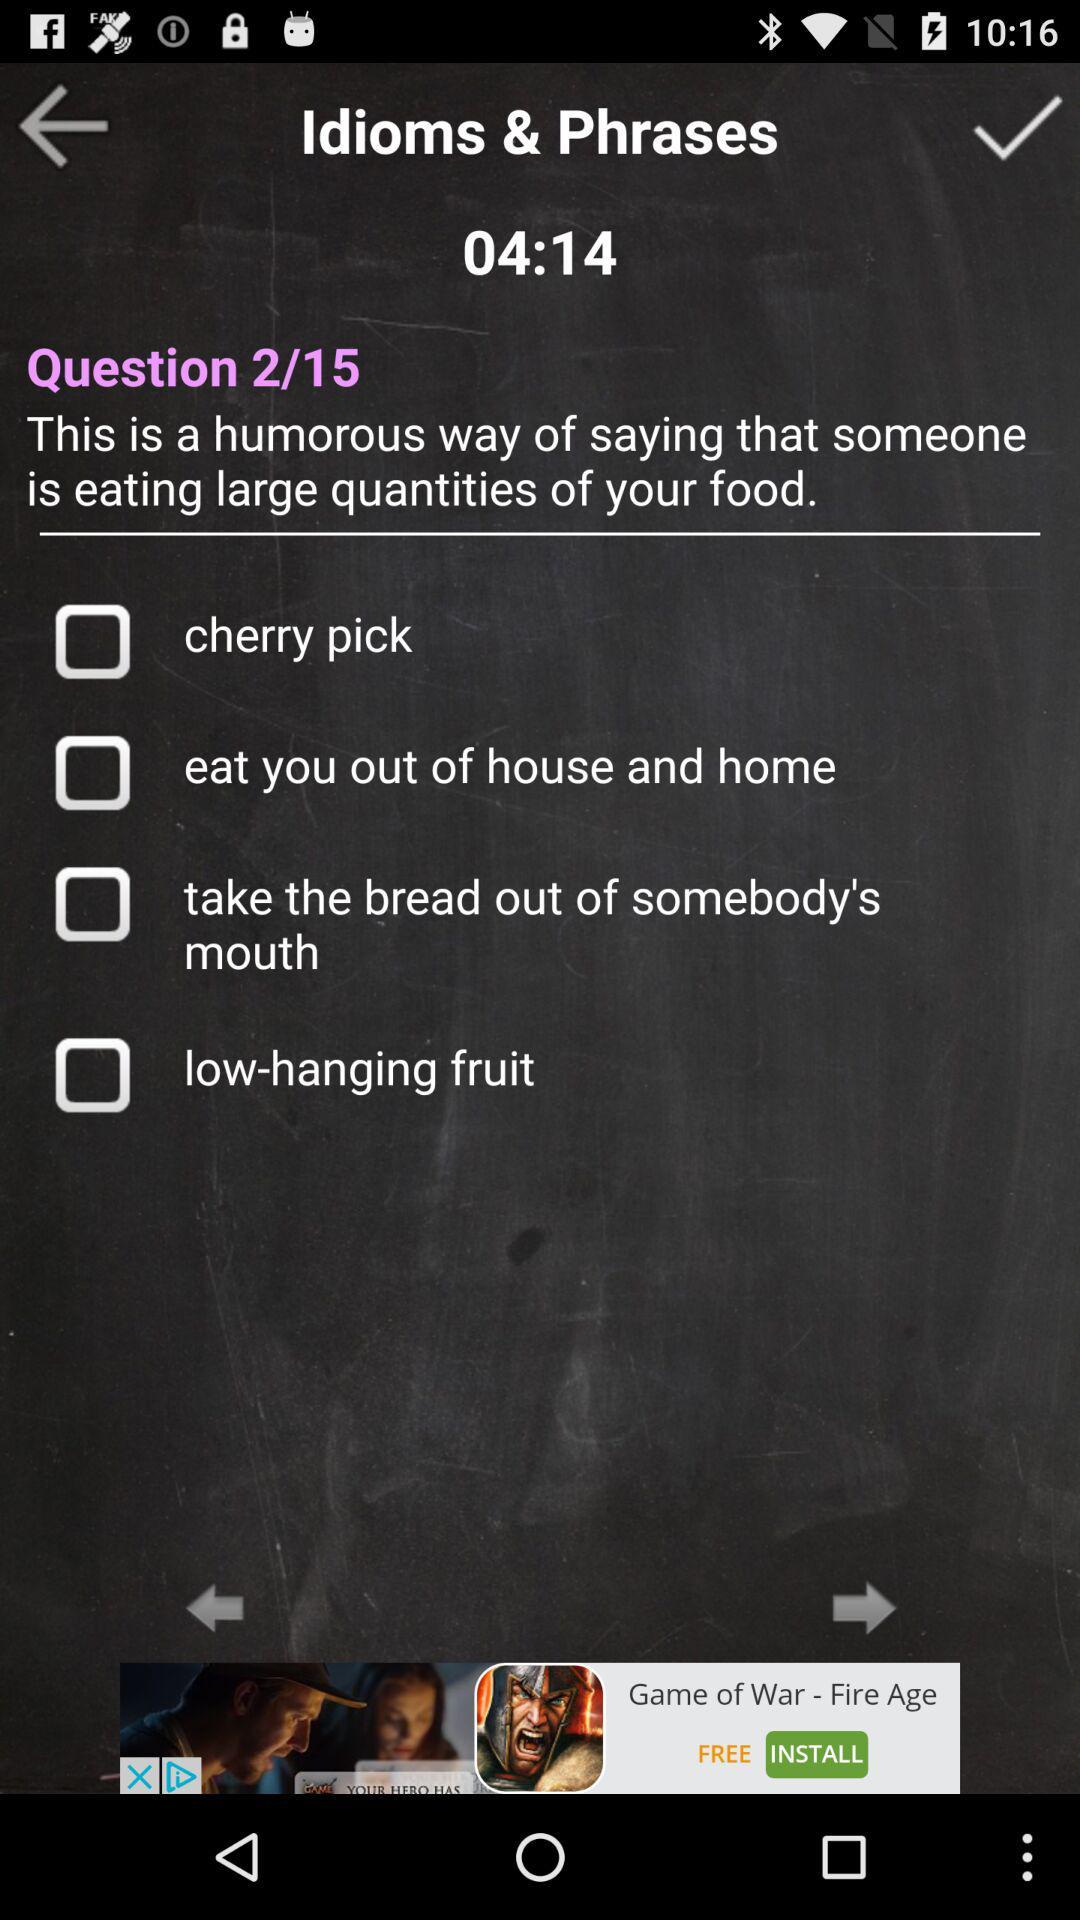 This screenshot has height=1920, width=1080. I want to click on check third option, so click(91, 902).